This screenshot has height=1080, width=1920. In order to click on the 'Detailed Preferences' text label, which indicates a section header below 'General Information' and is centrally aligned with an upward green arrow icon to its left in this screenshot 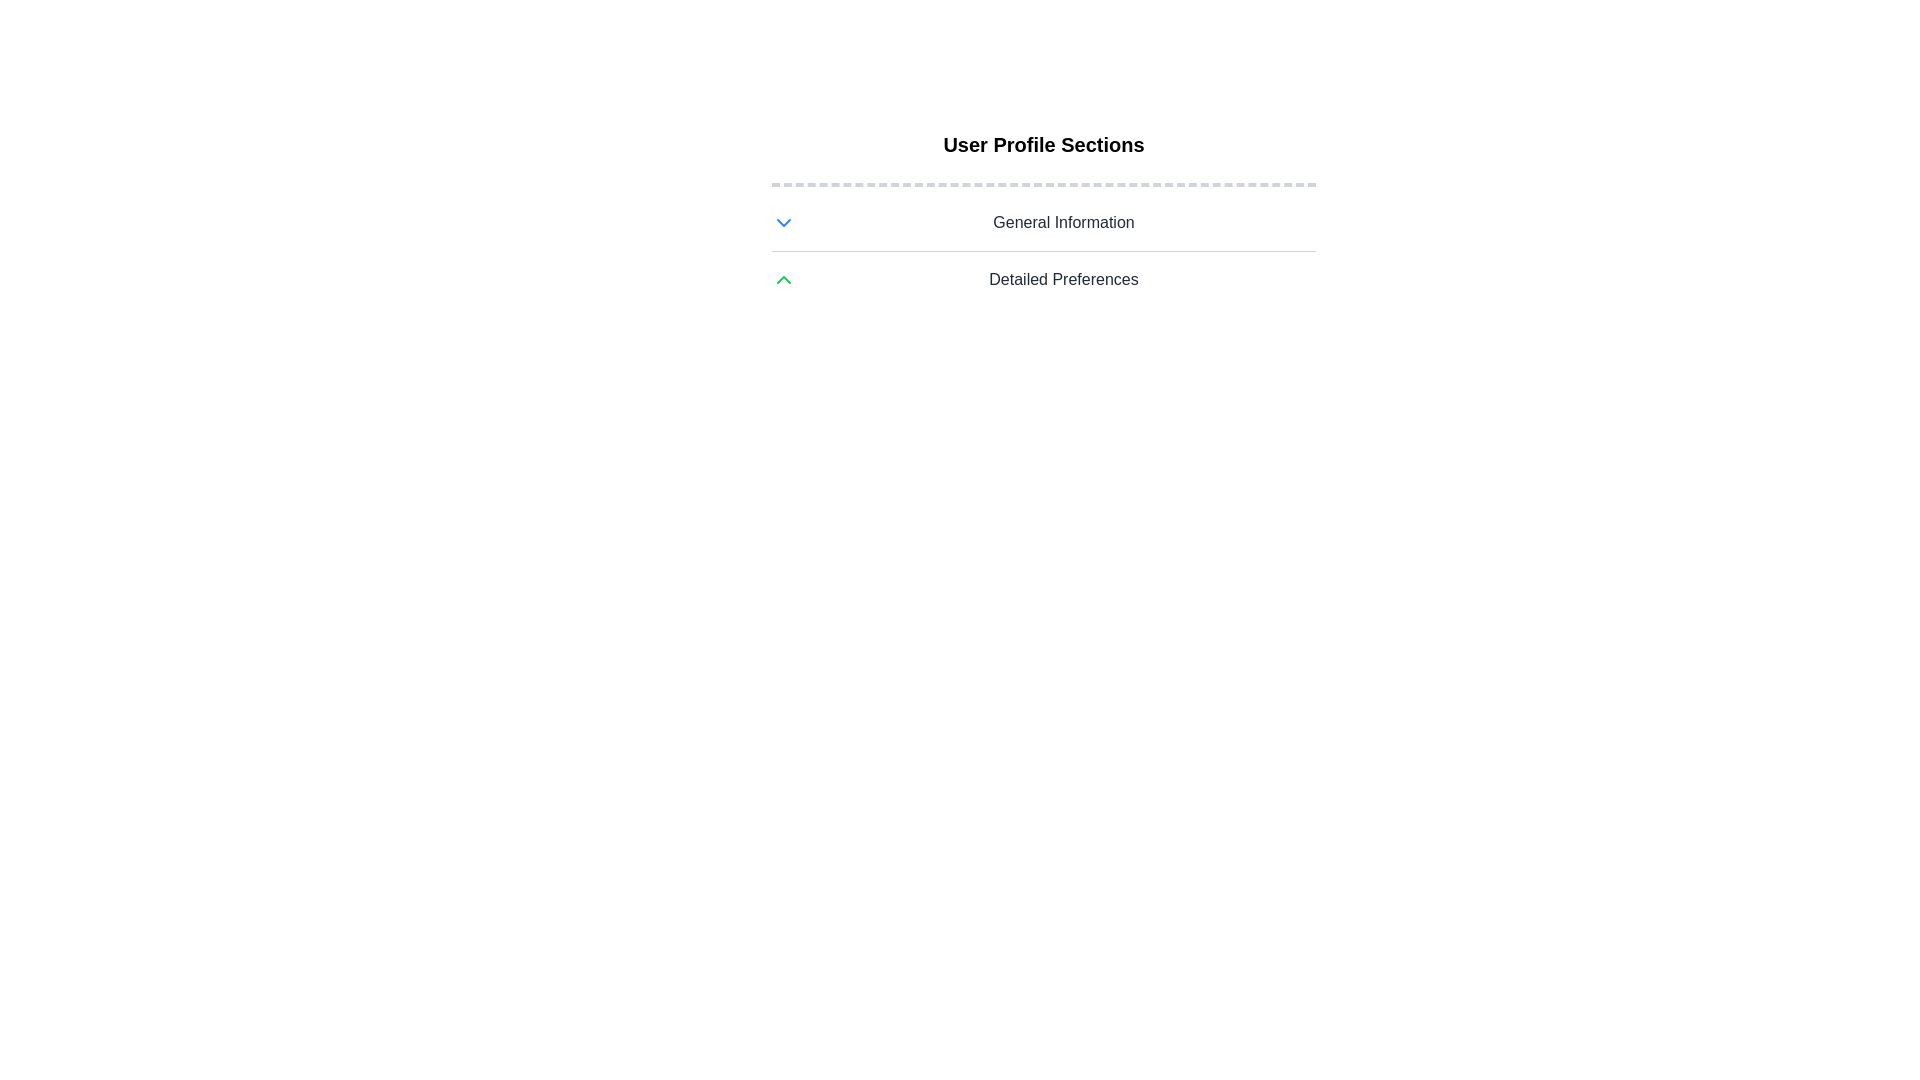, I will do `click(1063, 280)`.